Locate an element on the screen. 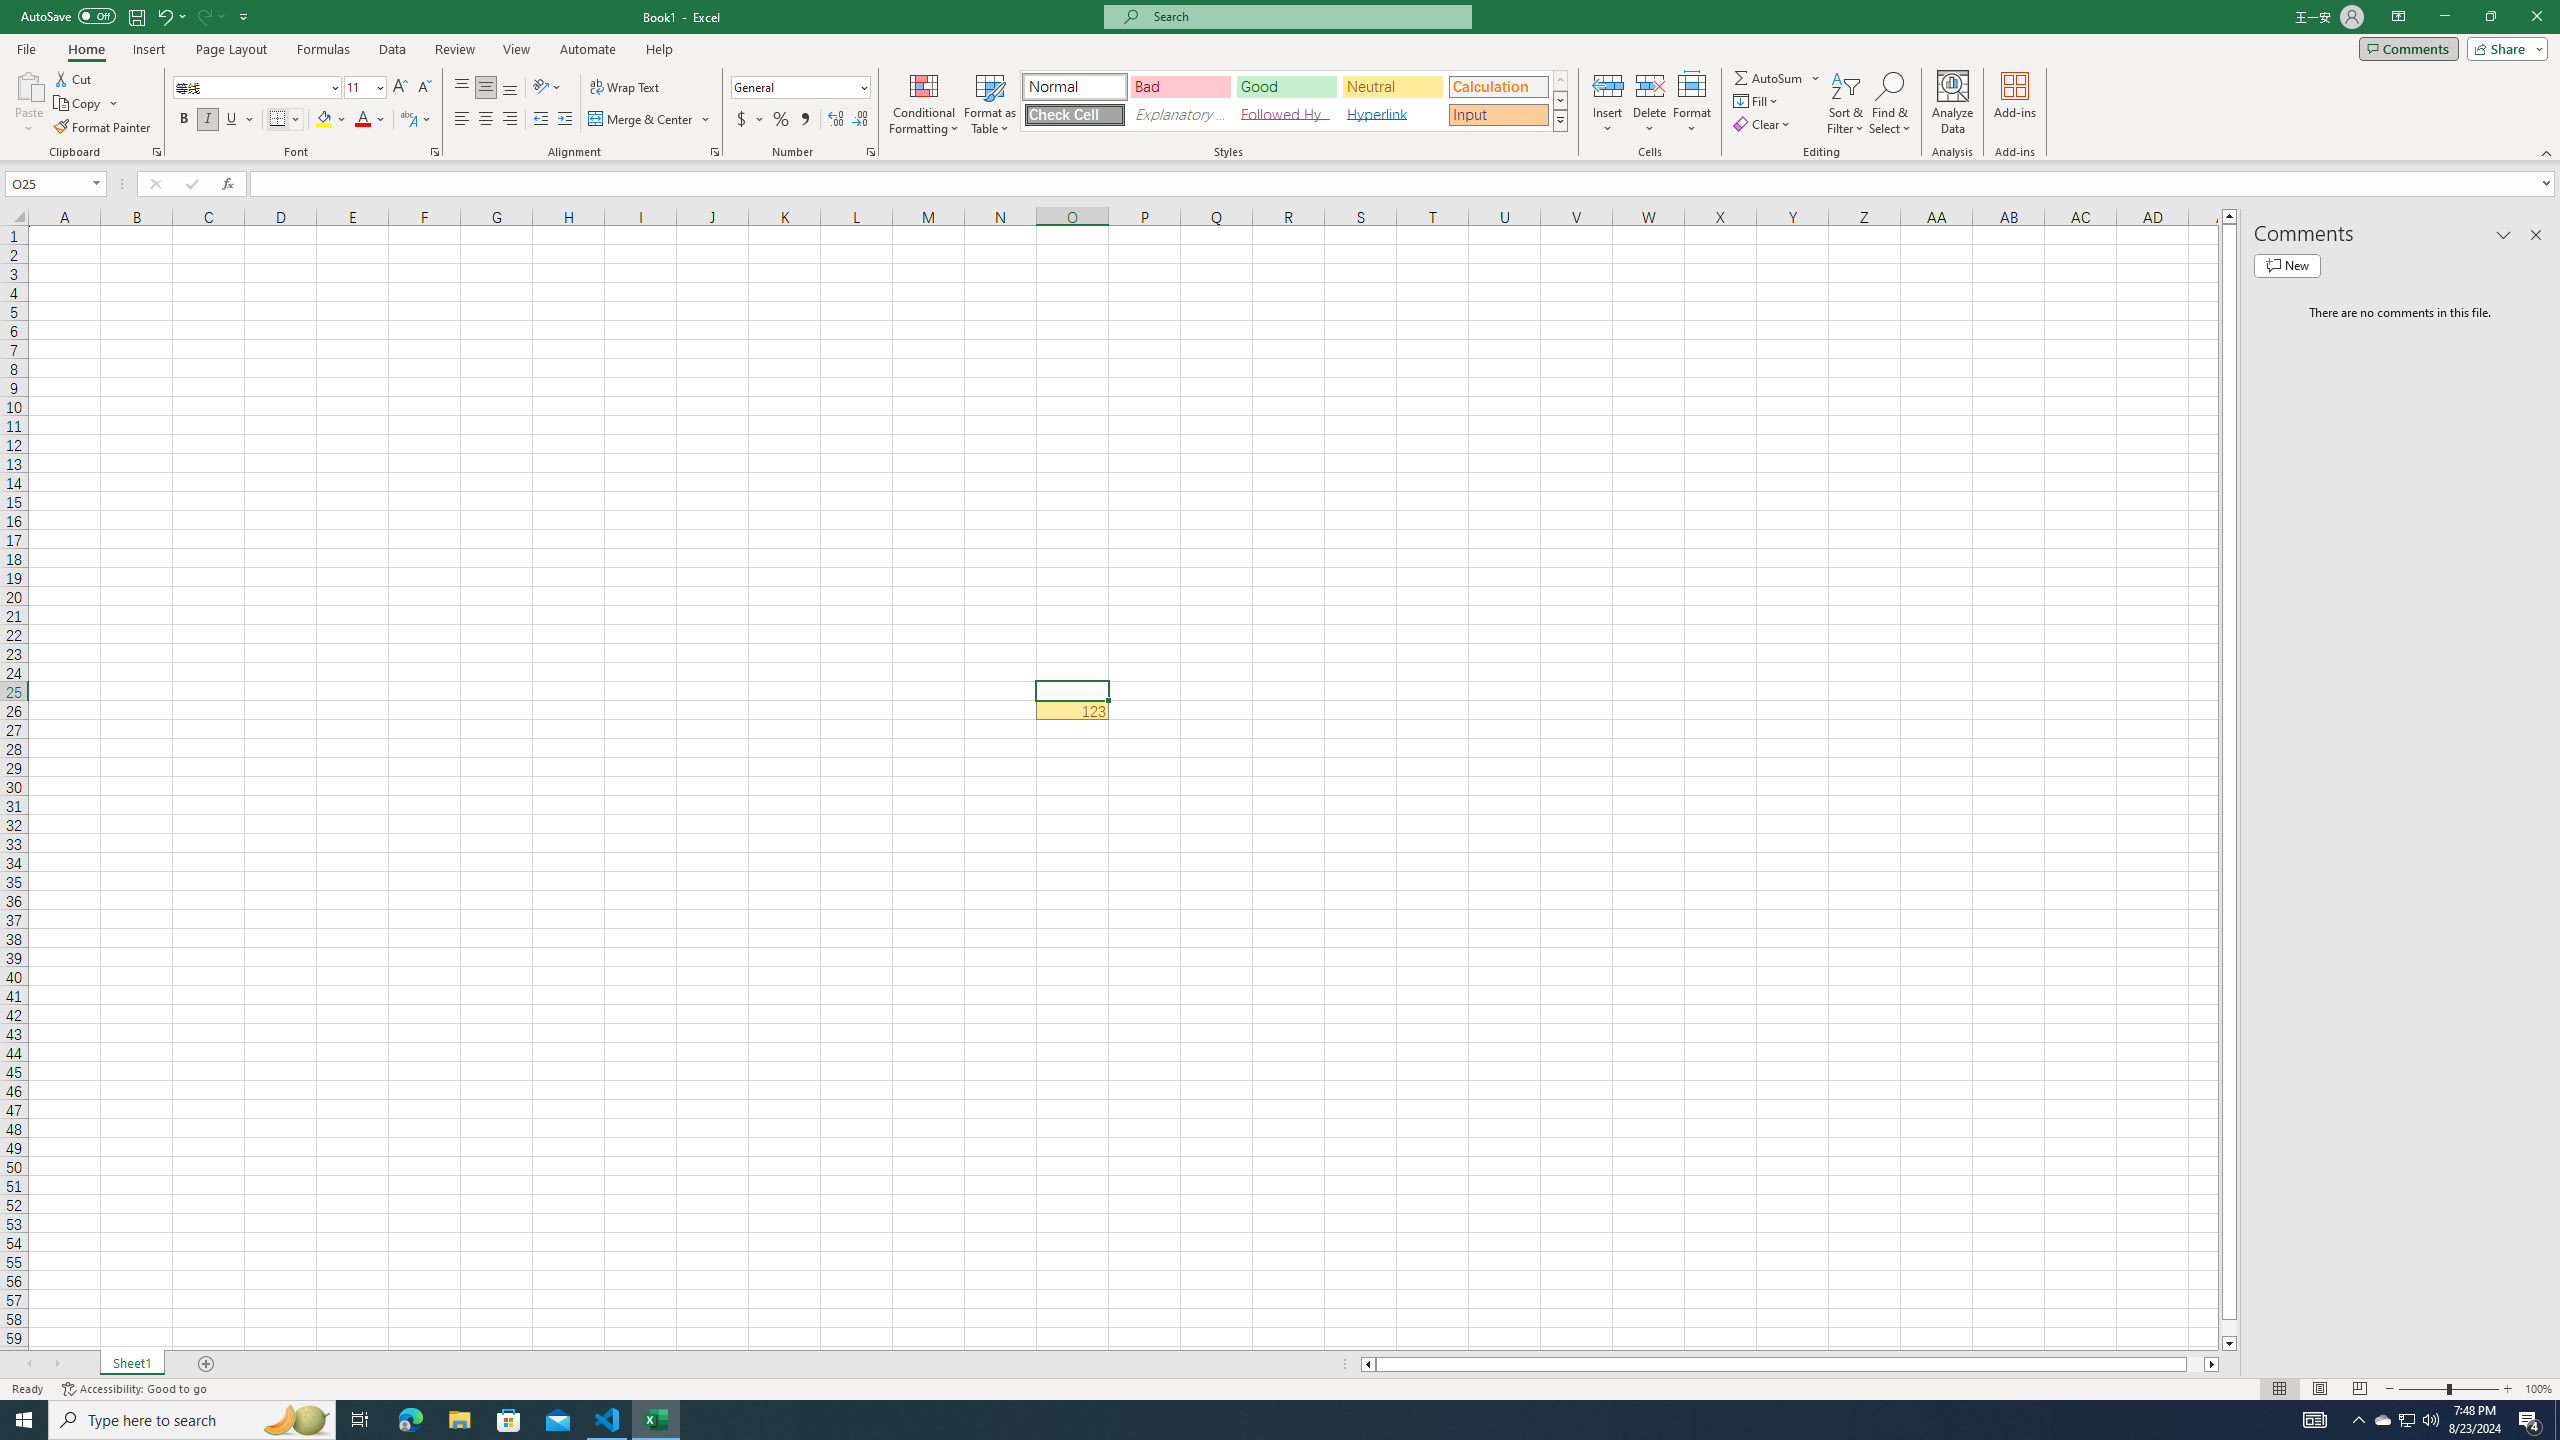  'AutomationID: CellStylesGallery' is located at coordinates (1295, 100).